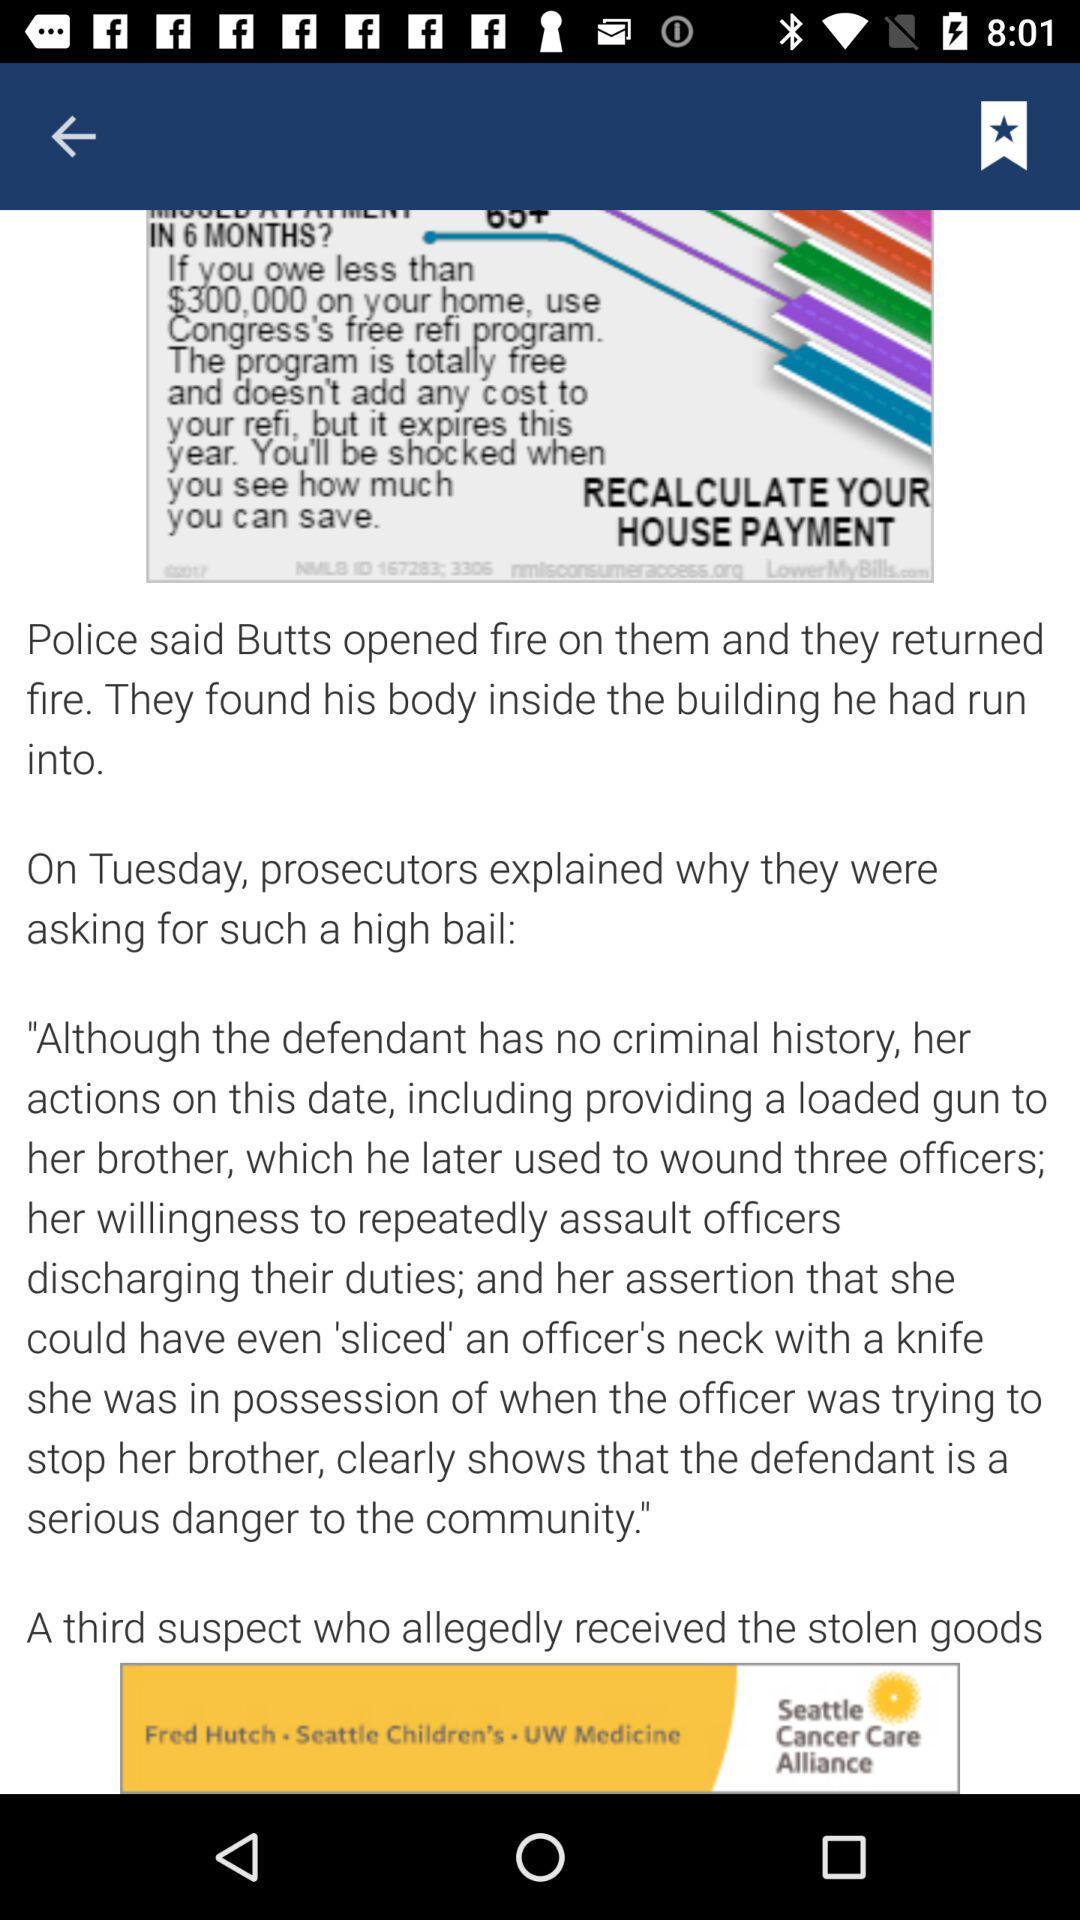 The width and height of the screenshot is (1080, 1920). What do you see at coordinates (72, 135) in the screenshot?
I see `the arrow_backward icon` at bounding box center [72, 135].